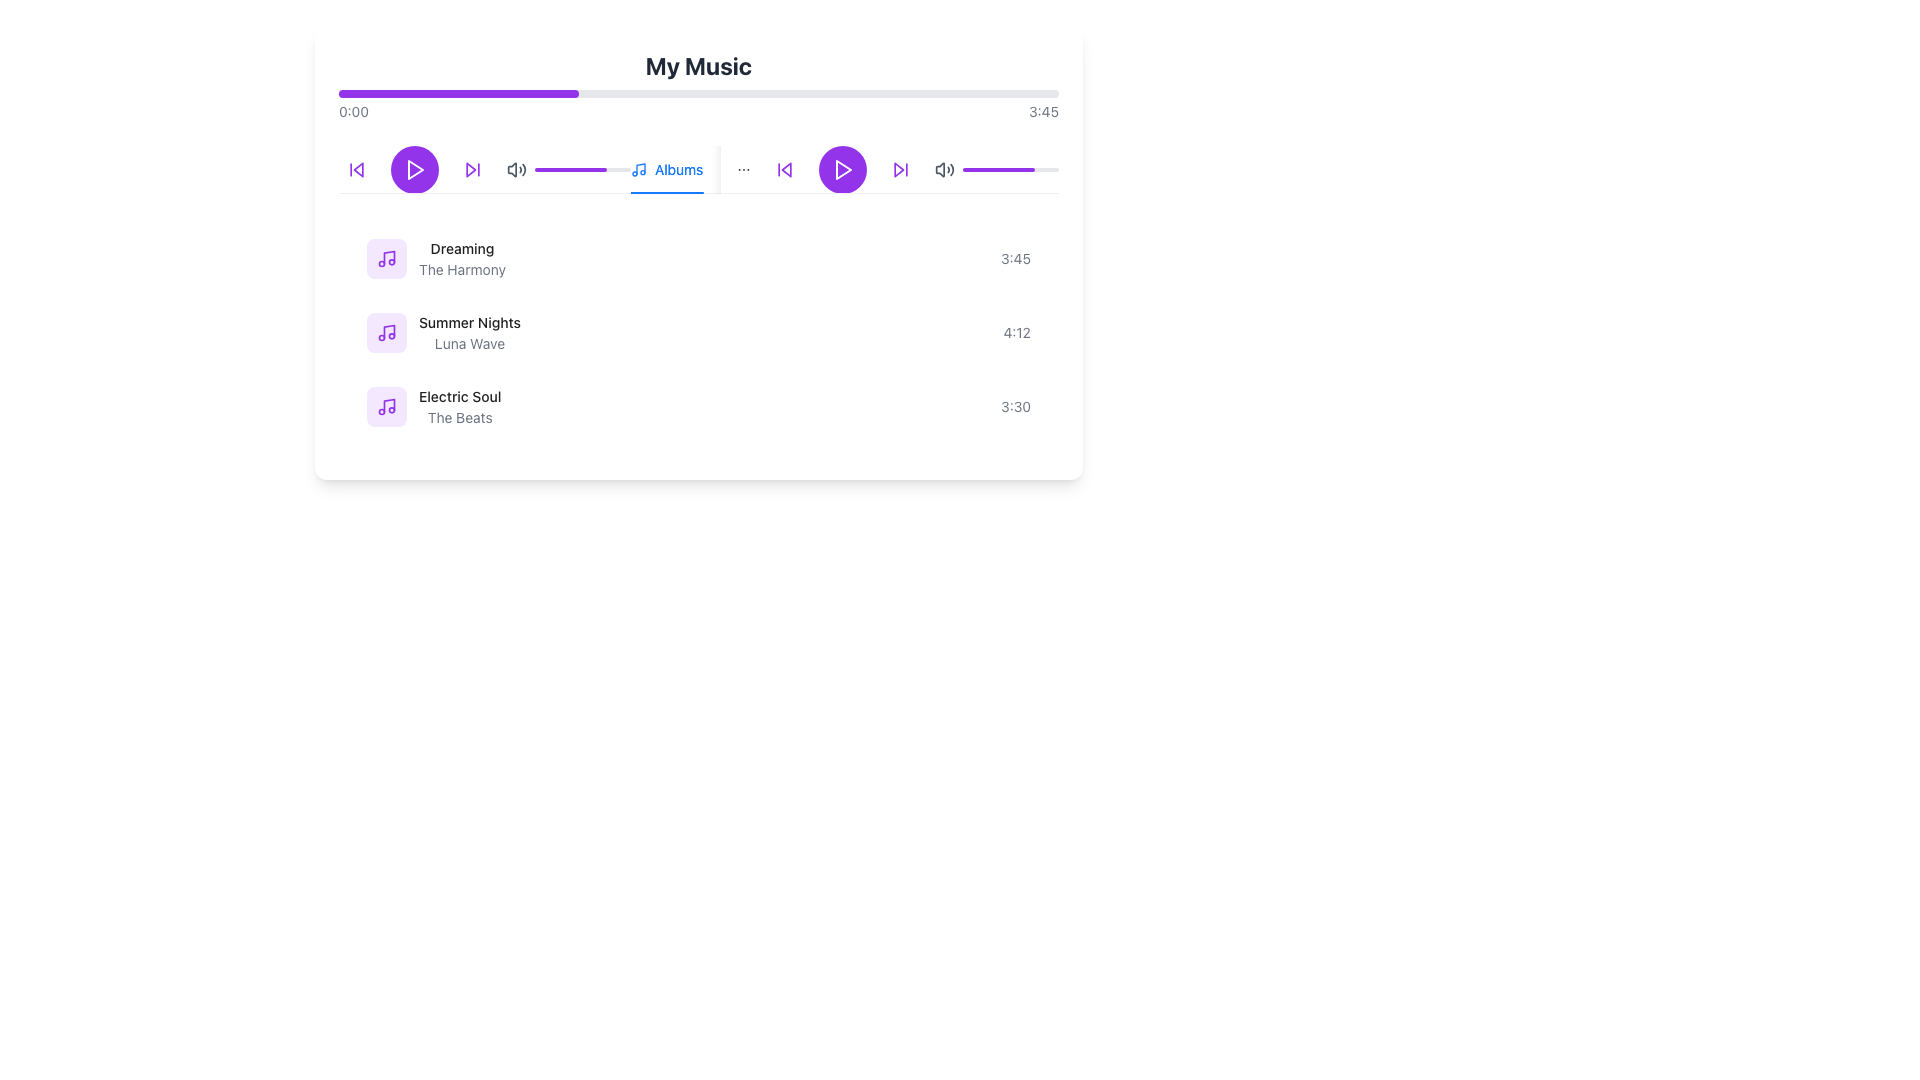 The height and width of the screenshot is (1080, 1920). I want to click on the primary text label displaying the title 'Dreaming' and artist 'The Harmony' in the 'My Music' interface, located below the music player controls, so click(461, 257).